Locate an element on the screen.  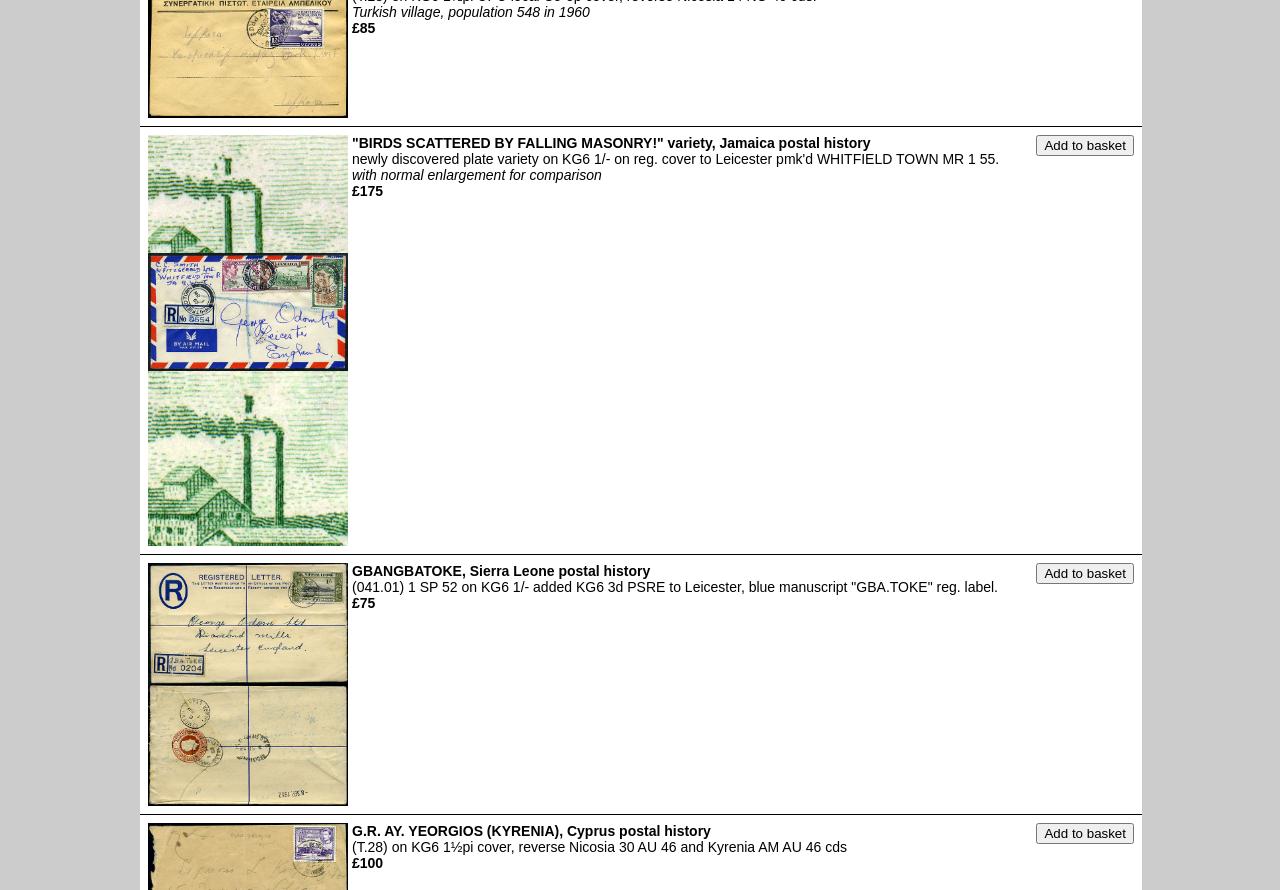
'with normal enlargement for comparison' is located at coordinates (475, 174).